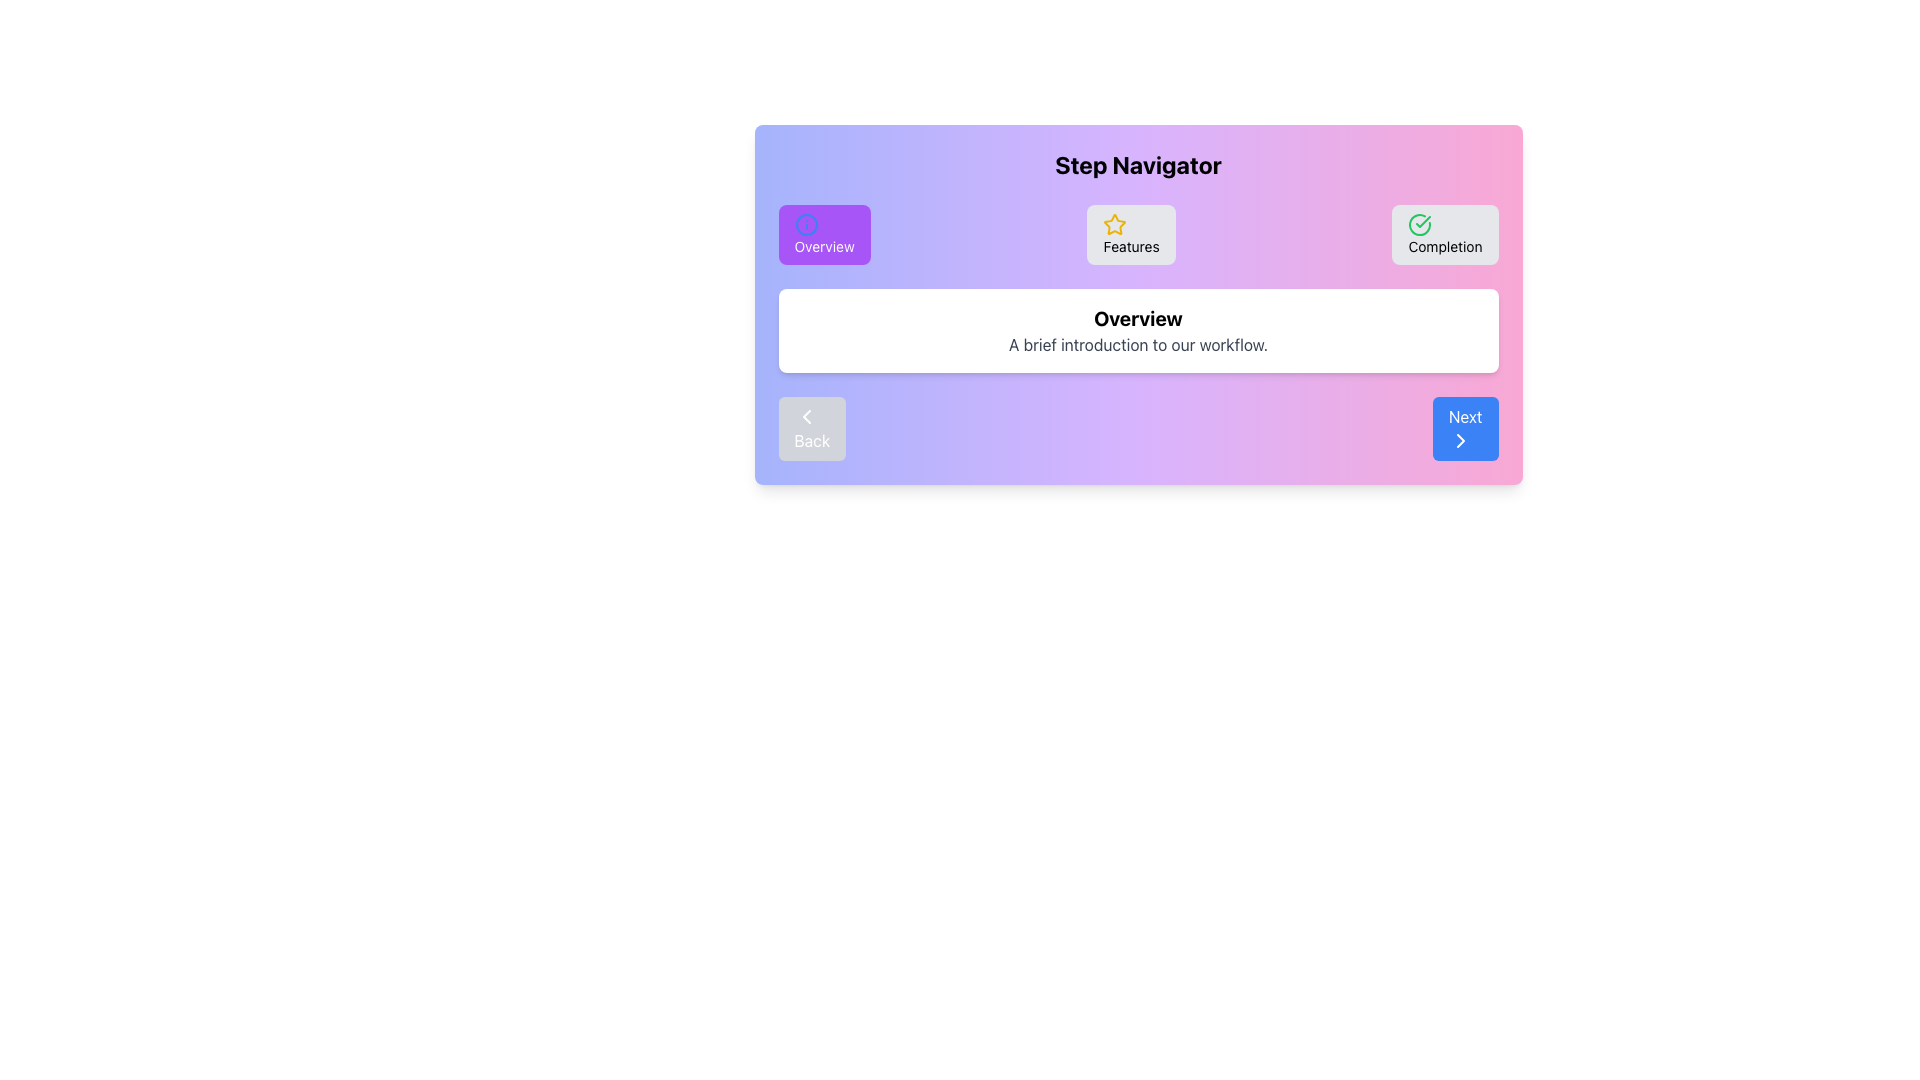 The height and width of the screenshot is (1080, 1920). What do you see at coordinates (1113, 223) in the screenshot?
I see `the star icon located above the 'Overview' description box, centered horizontally between the 'Overview' and 'Completion' buttons for interaction` at bounding box center [1113, 223].